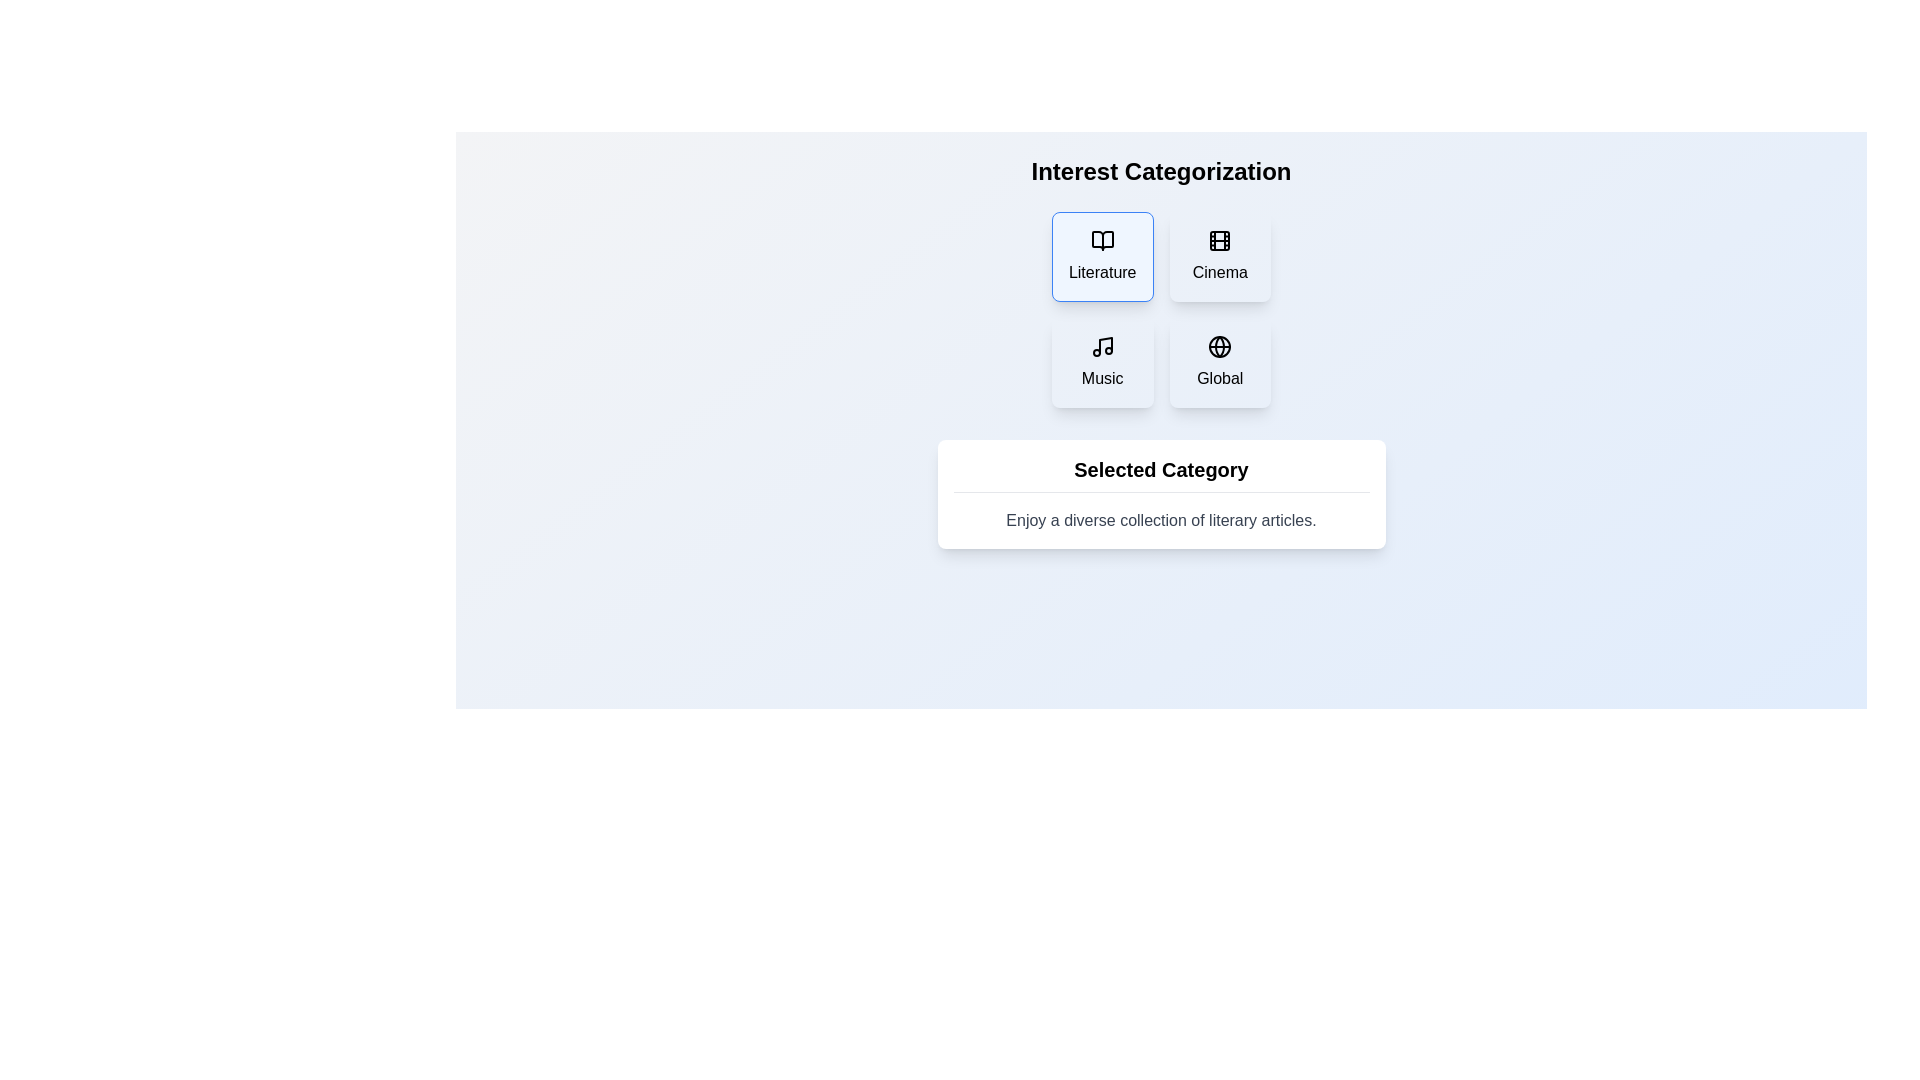 The height and width of the screenshot is (1080, 1920). What do you see at coordinates (1101, 362) in the screenshot?
I see `the 'Music' category button located in the left-bottom slot of the 2x2 grid under 'Interest Categorization'` at bounding box center [1101, 362].